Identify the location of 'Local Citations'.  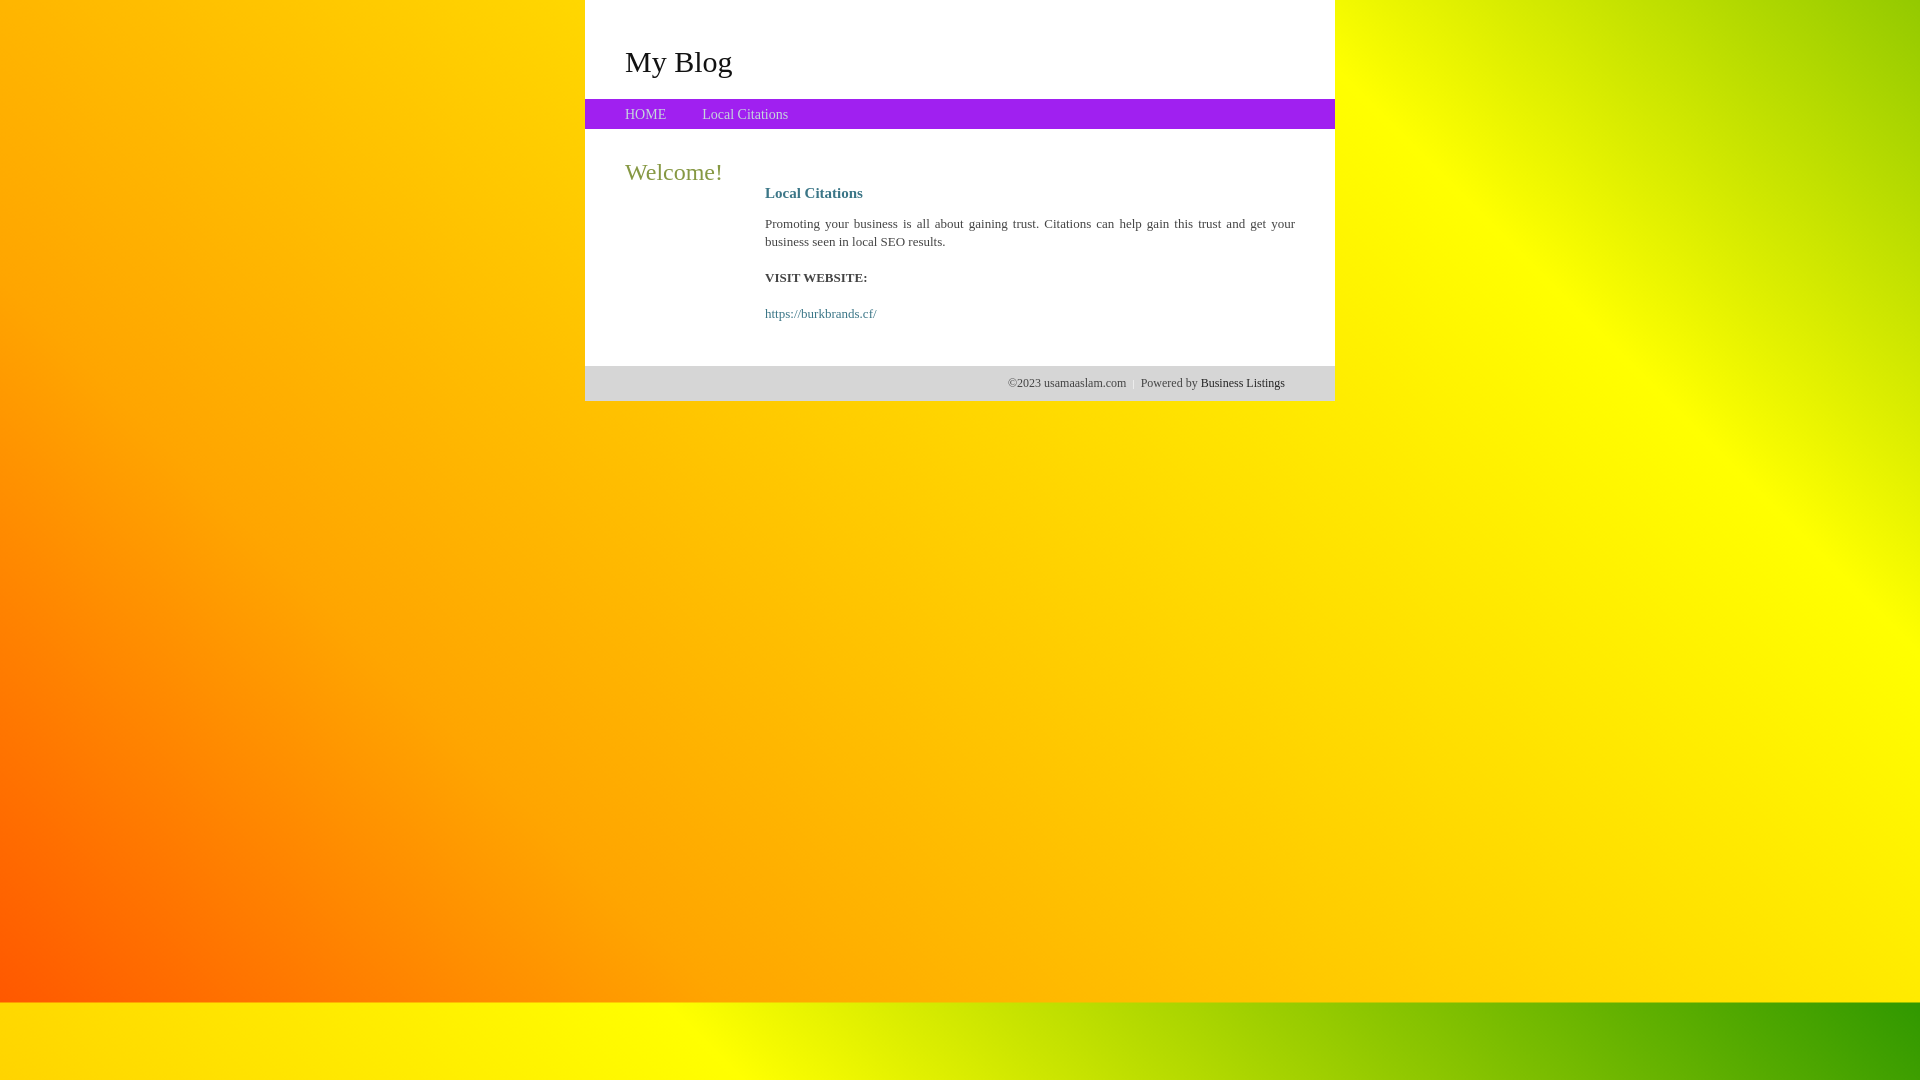
(743, 114).